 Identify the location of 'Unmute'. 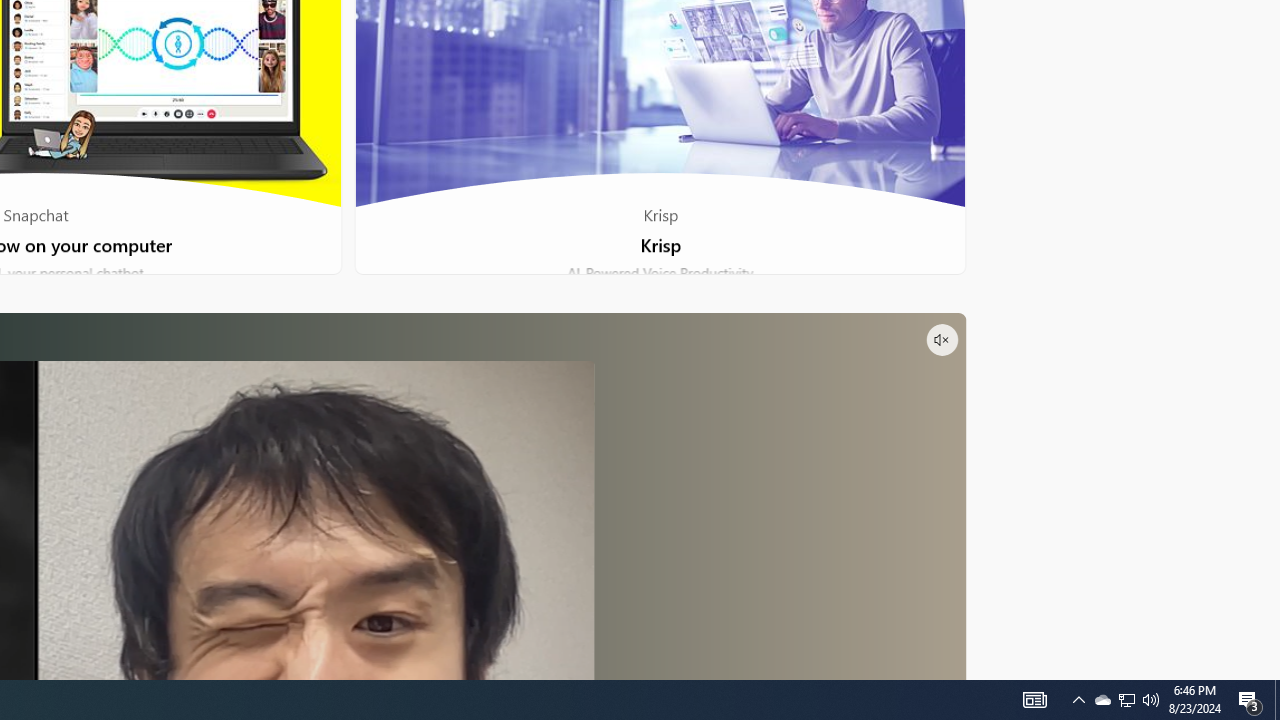
(940, 338).